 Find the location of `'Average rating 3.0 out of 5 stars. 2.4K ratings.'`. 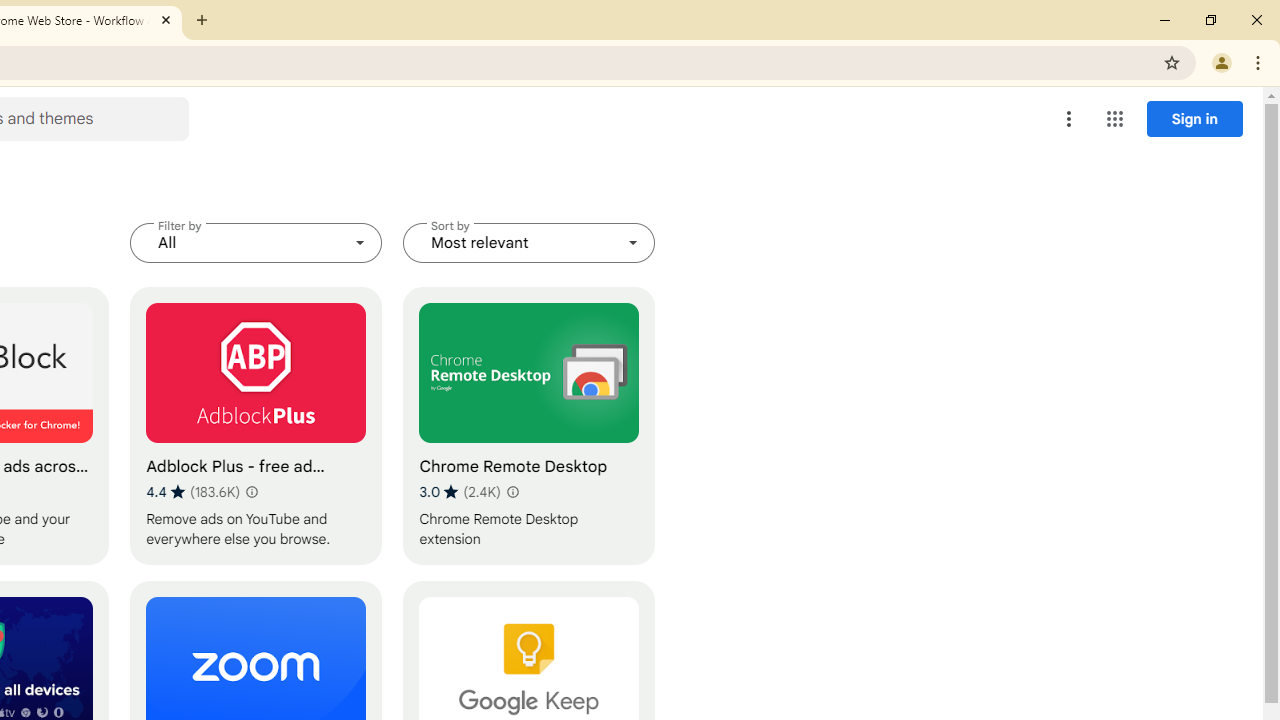

'Average rating 3.0 out of 5 stars. 2.4K ratings.' is located at coordinates (459, 491).